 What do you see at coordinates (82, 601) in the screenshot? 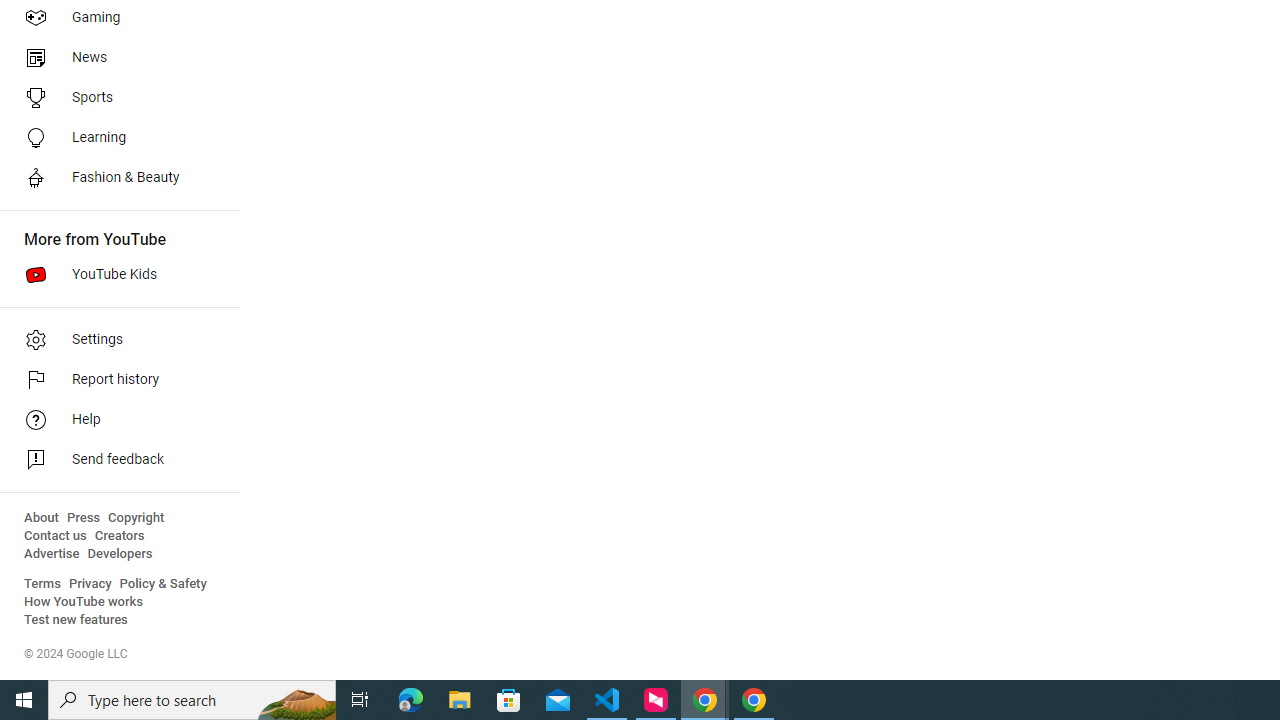
I see `'How YouTube works'` at bounding box center [82, 601].